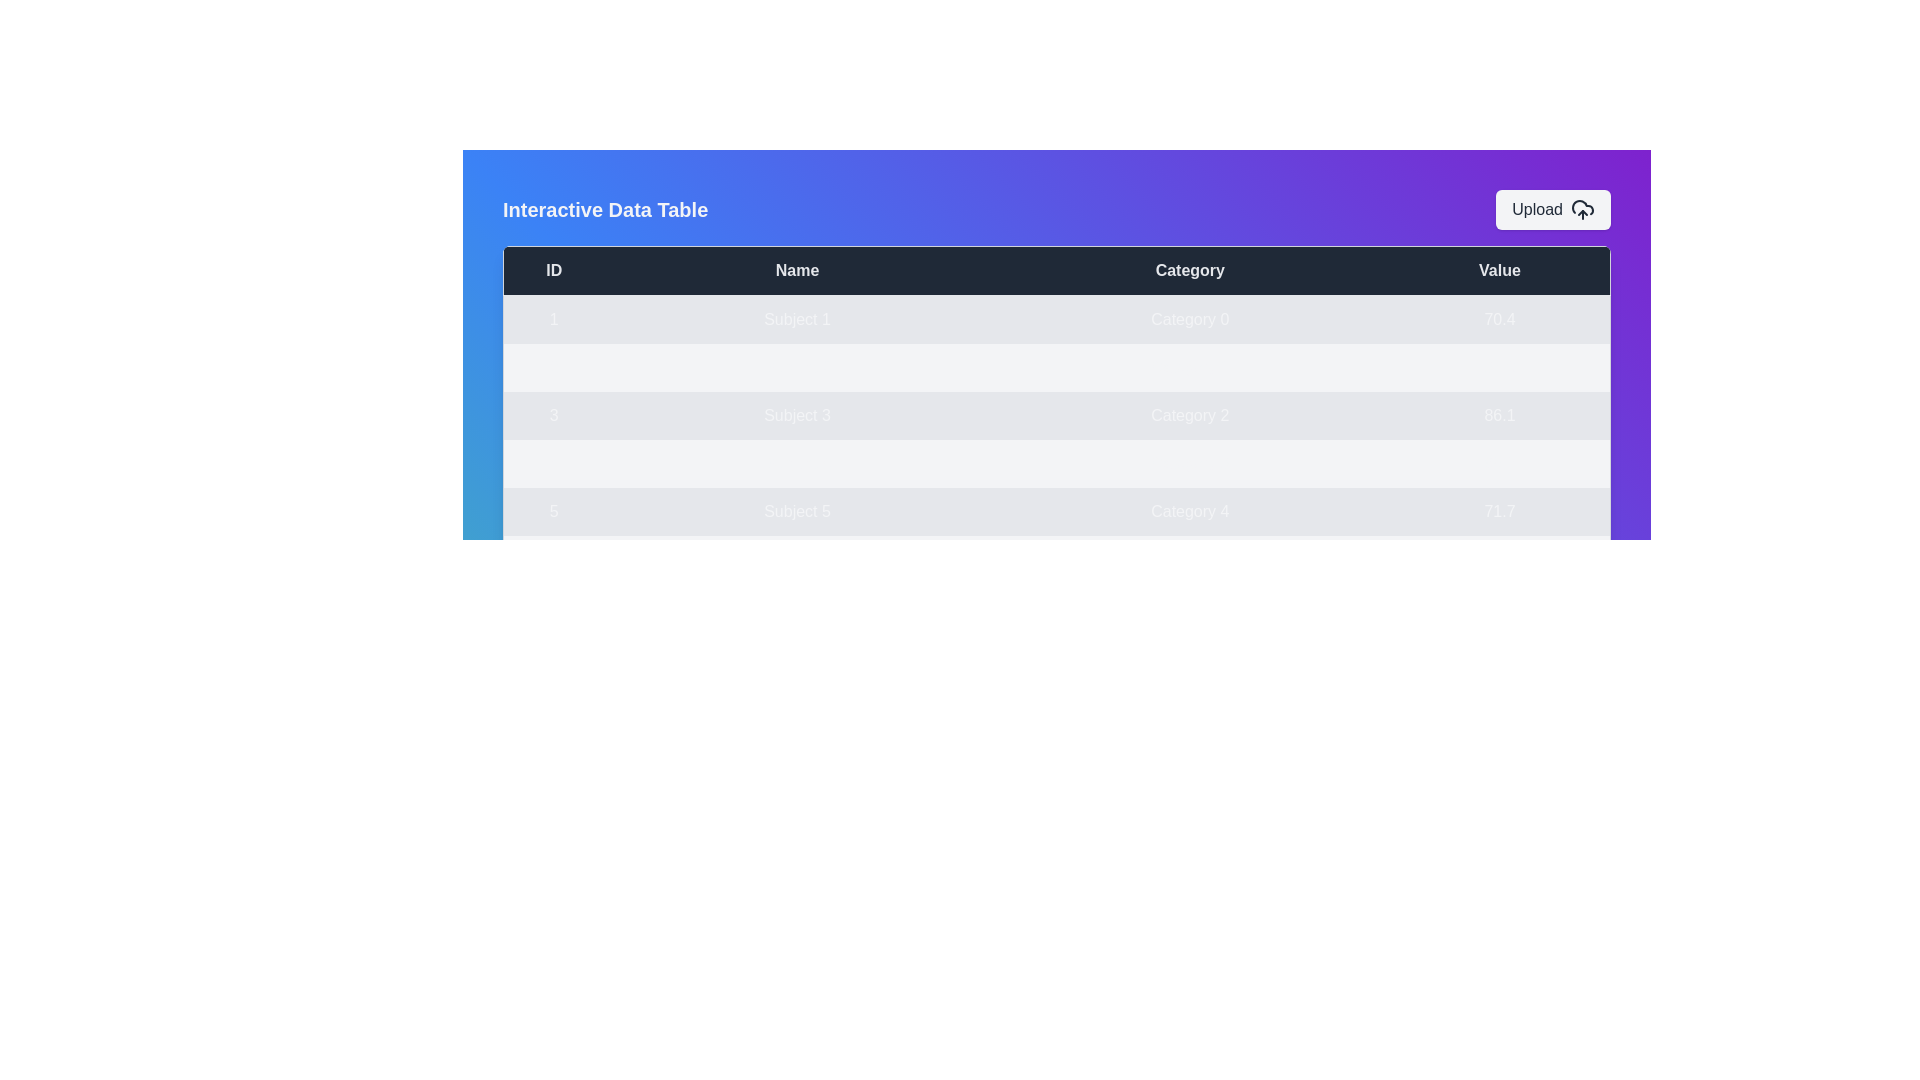 The image size is (1920, 1080). I want to click on the table header 'Category' to sort the data, so click(1190, 270).